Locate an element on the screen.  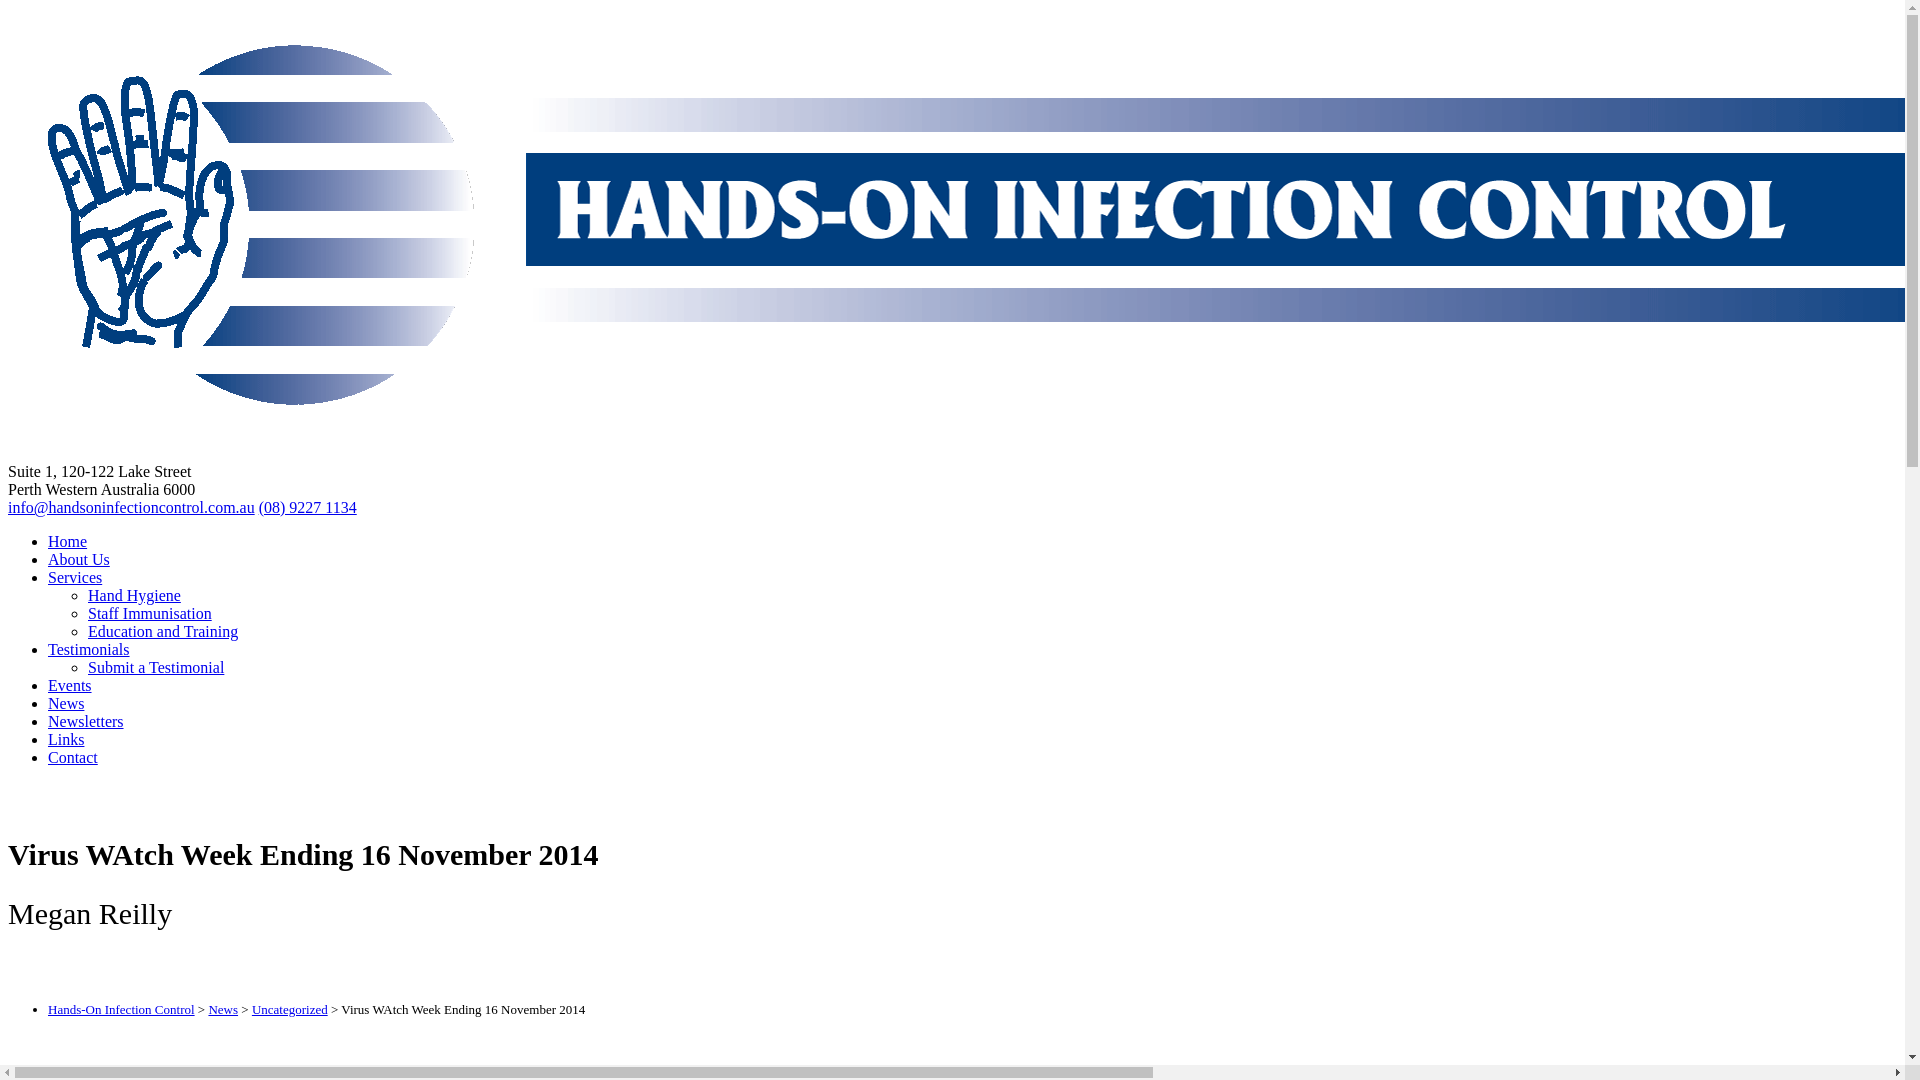
'Newsletters' is located at coordinates (85, 721).